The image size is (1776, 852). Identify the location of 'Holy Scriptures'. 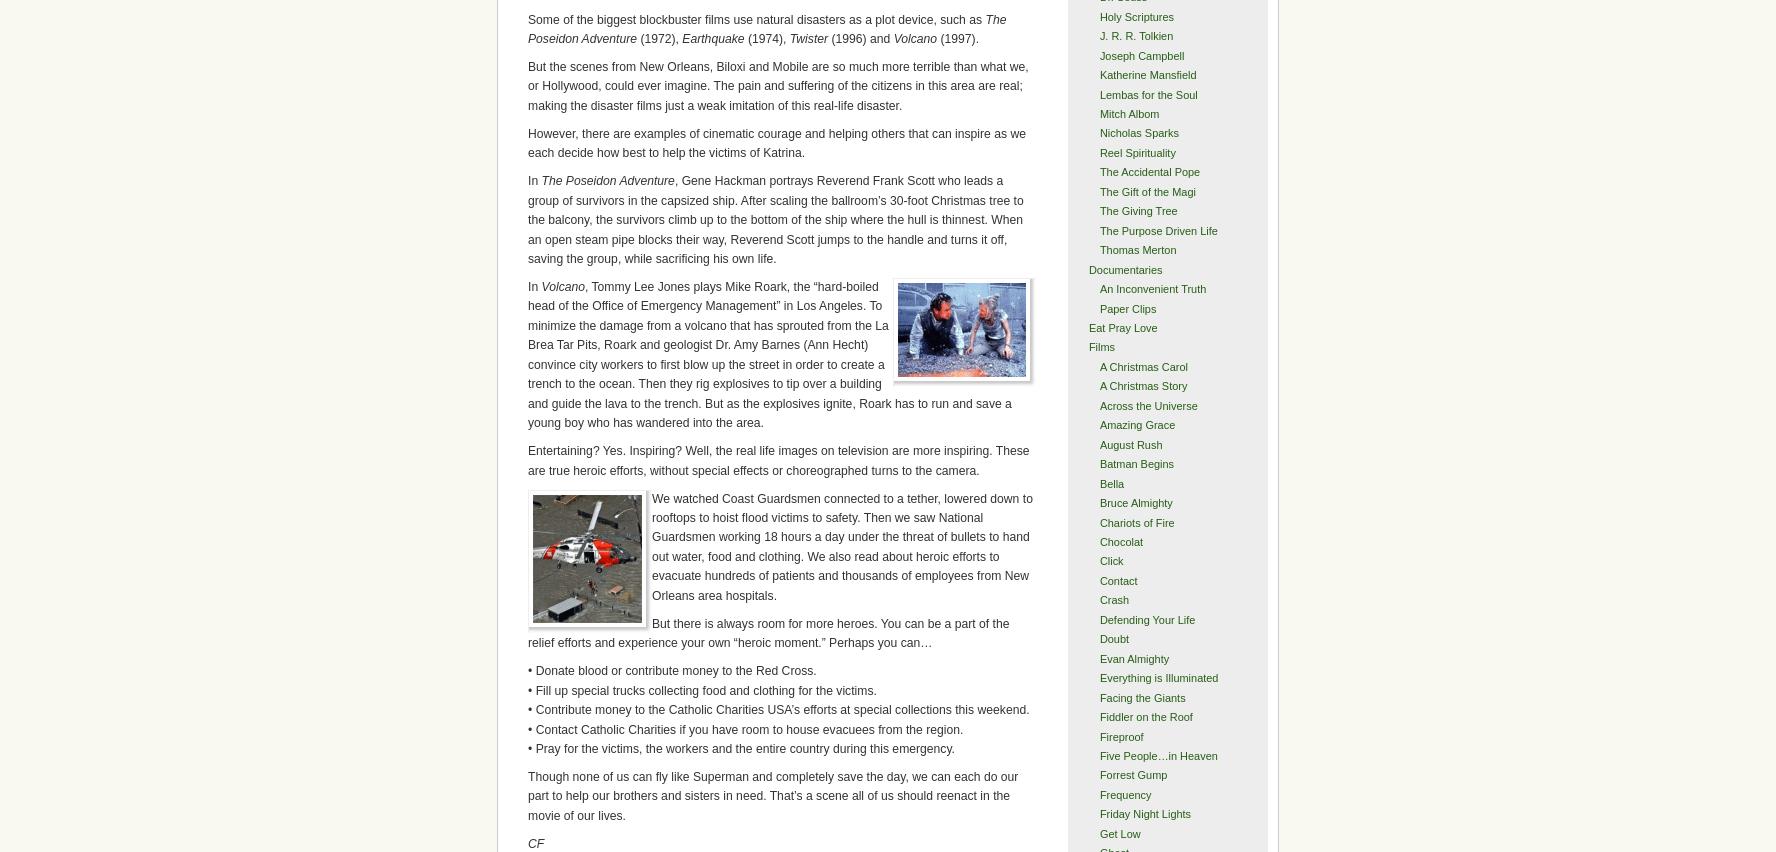
(1136, 15).